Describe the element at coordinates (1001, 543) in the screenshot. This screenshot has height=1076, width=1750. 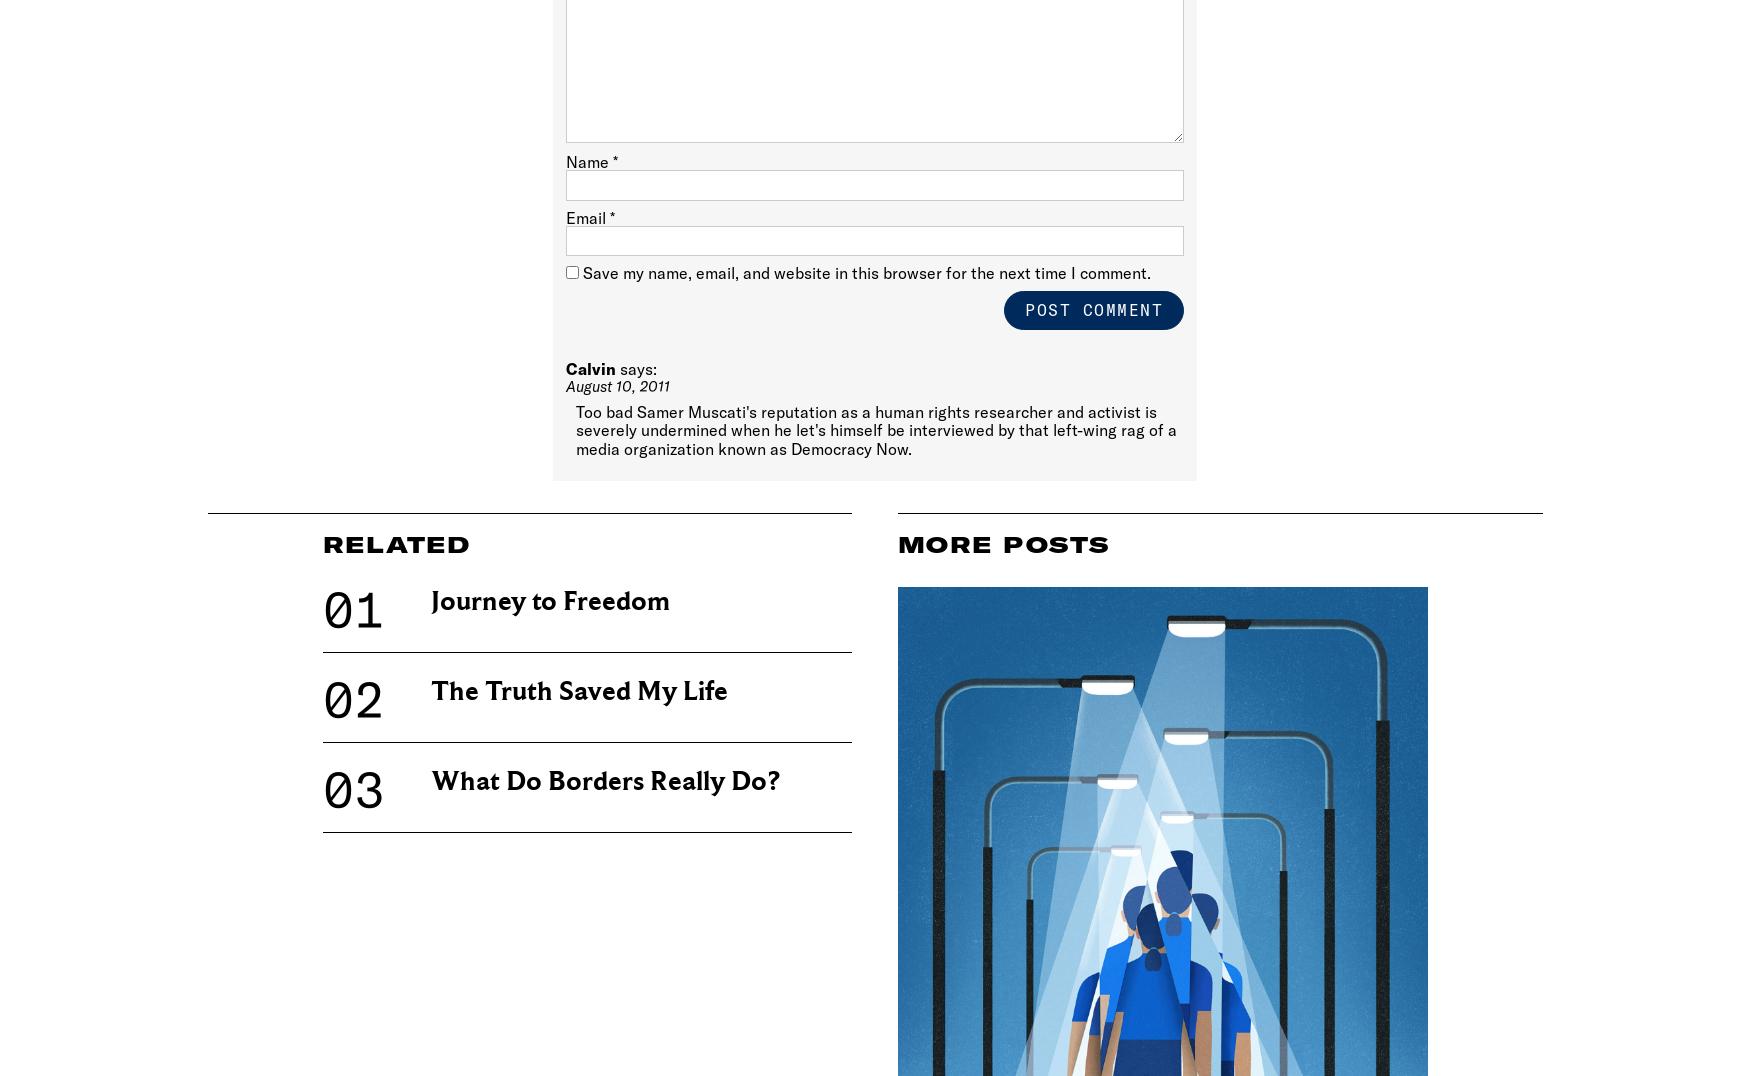
I see `'More Posts'` at that location.